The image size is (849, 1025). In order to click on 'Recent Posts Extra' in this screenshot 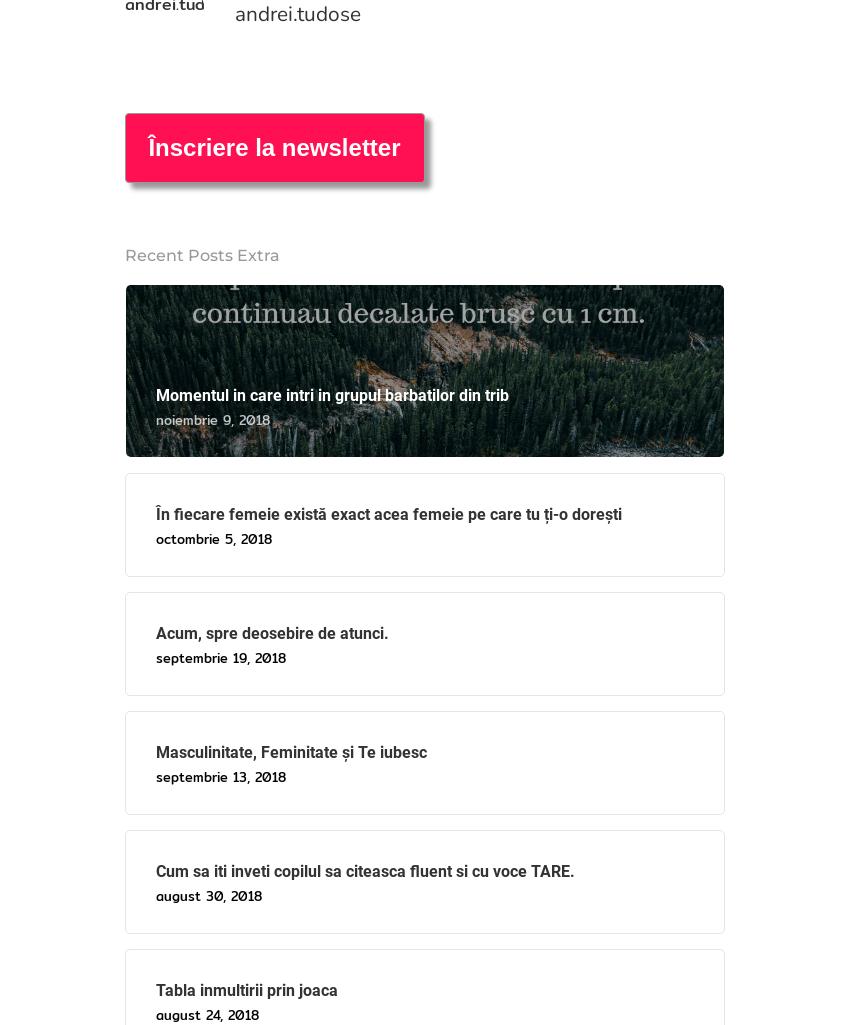, I will do `click(200, 253)`.